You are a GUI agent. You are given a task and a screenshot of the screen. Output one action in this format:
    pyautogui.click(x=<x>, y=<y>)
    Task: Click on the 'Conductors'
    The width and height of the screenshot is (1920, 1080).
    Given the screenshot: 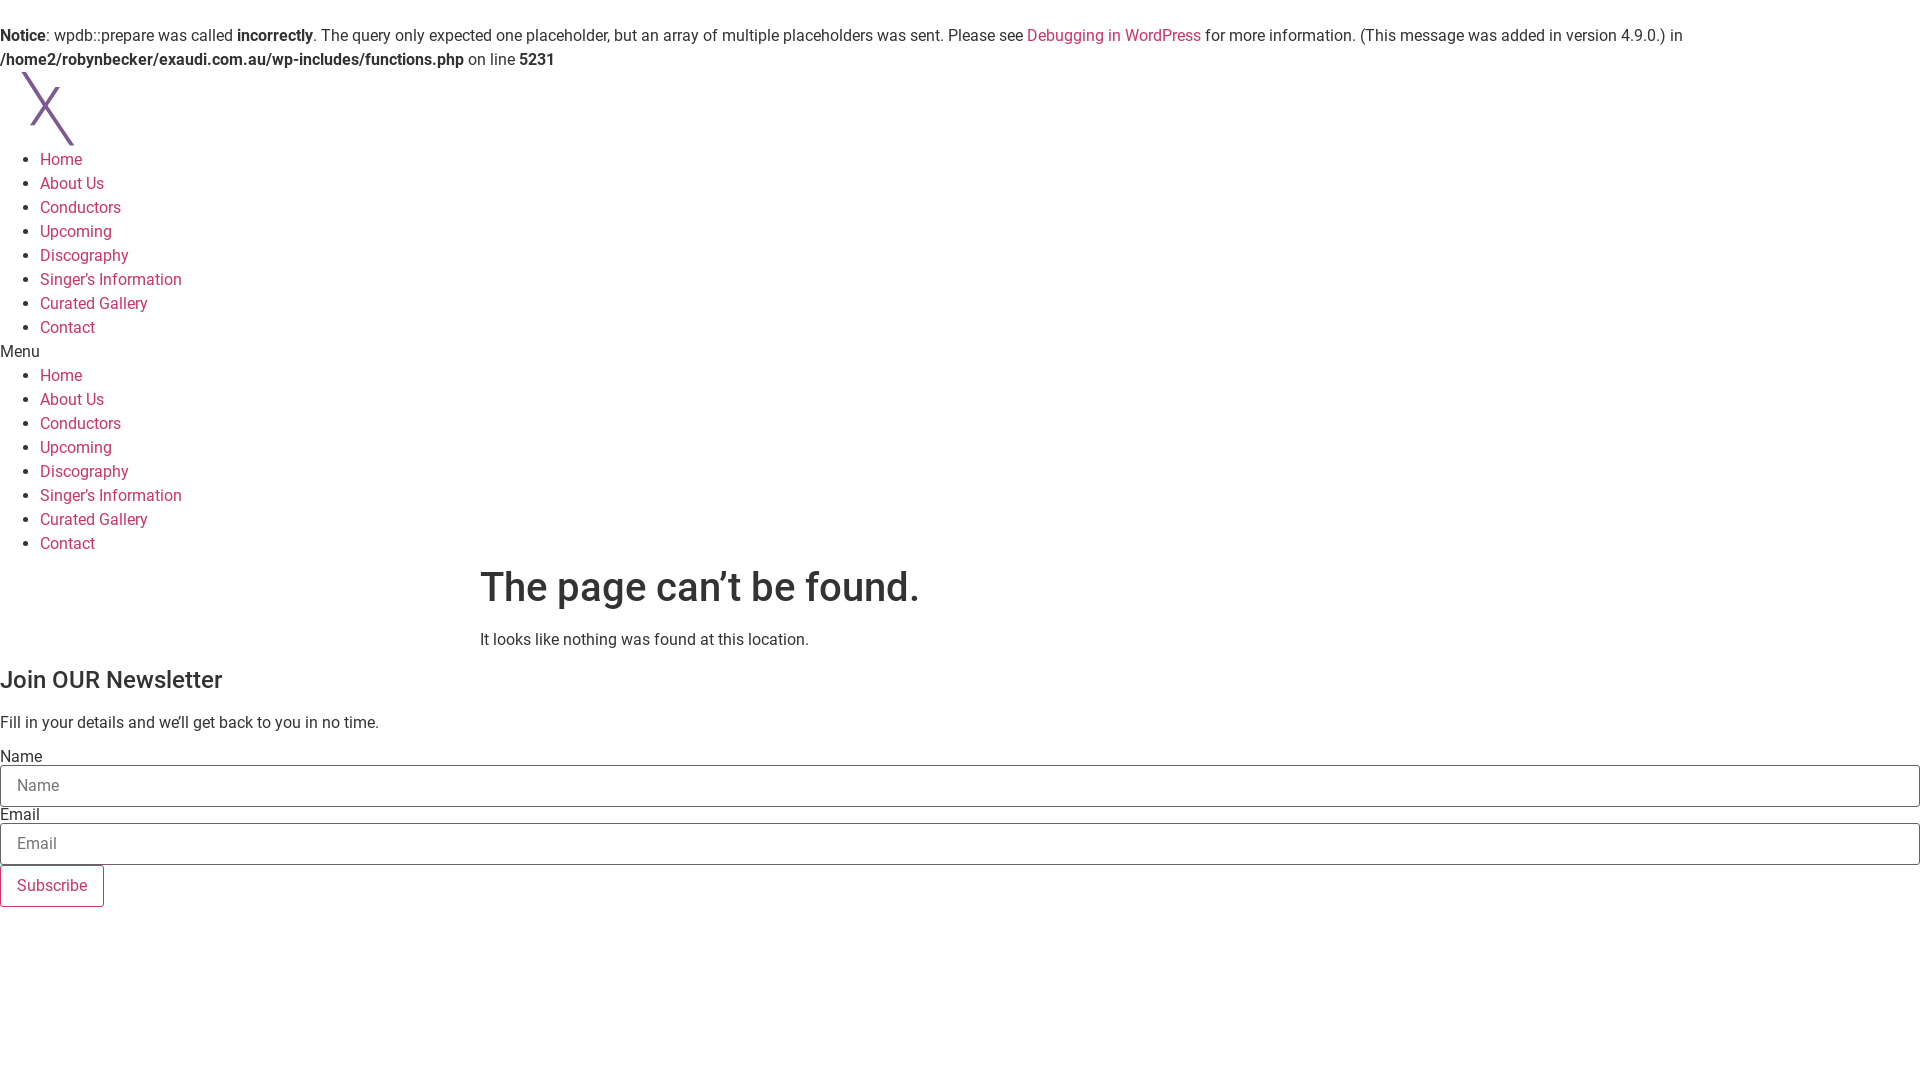 What is the action you would take?
    pyautogui.click(x=80, y=422)
    